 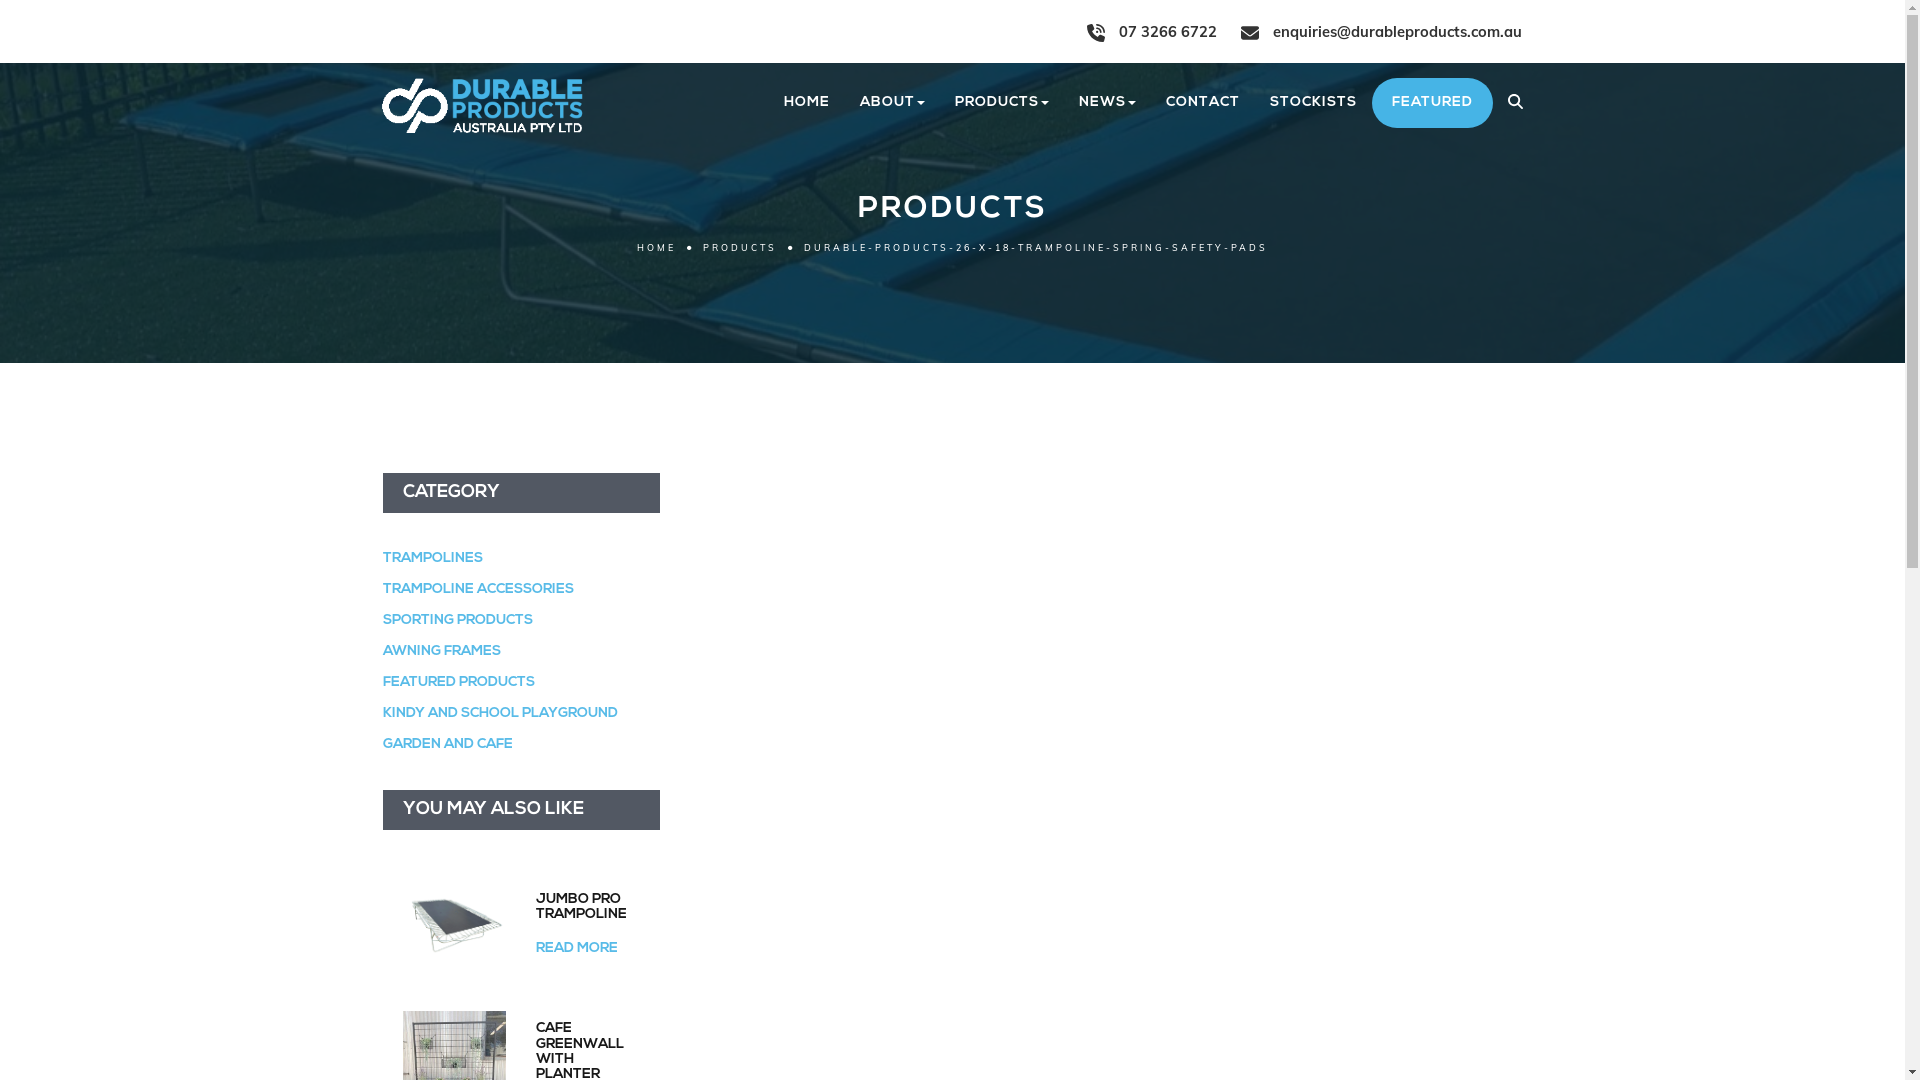 I want to click on 'TRAMPOLINES', so click(x=431, y=558).